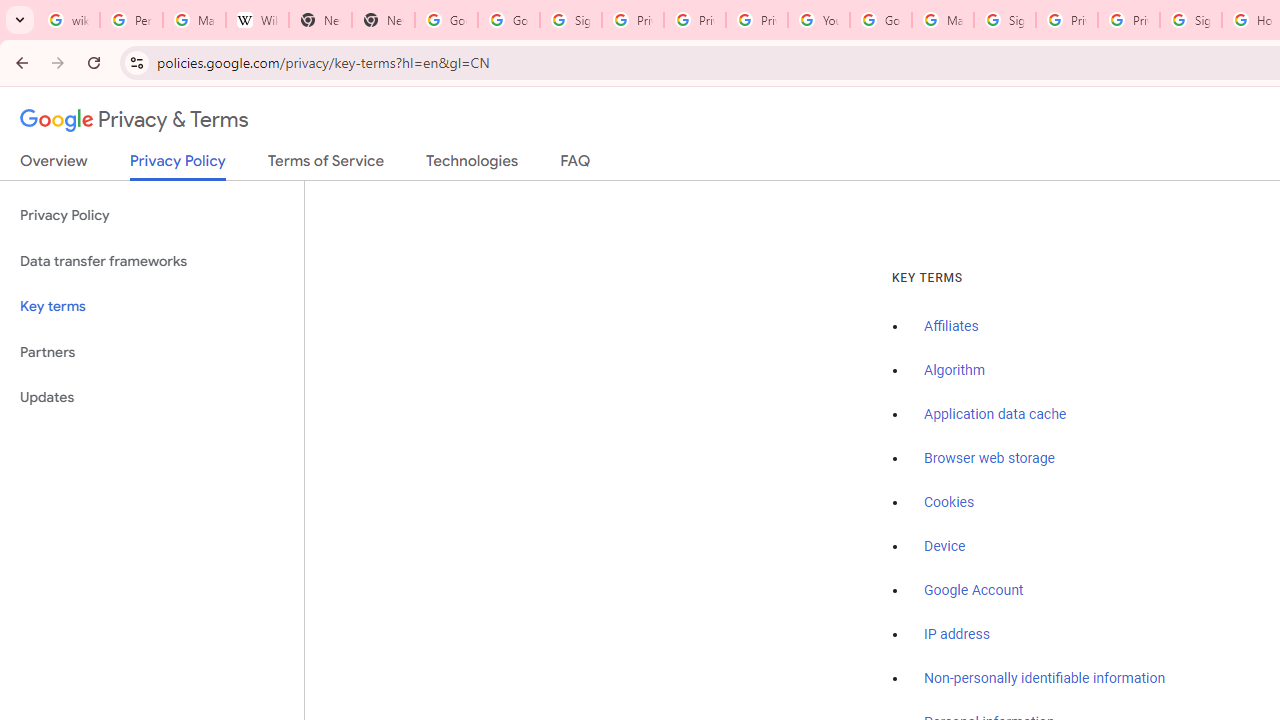 This screenshot has width=1280, height=720. Describe the element at coordinates (320, 20) in the screenshot. I see `'New Tab'` at that location.